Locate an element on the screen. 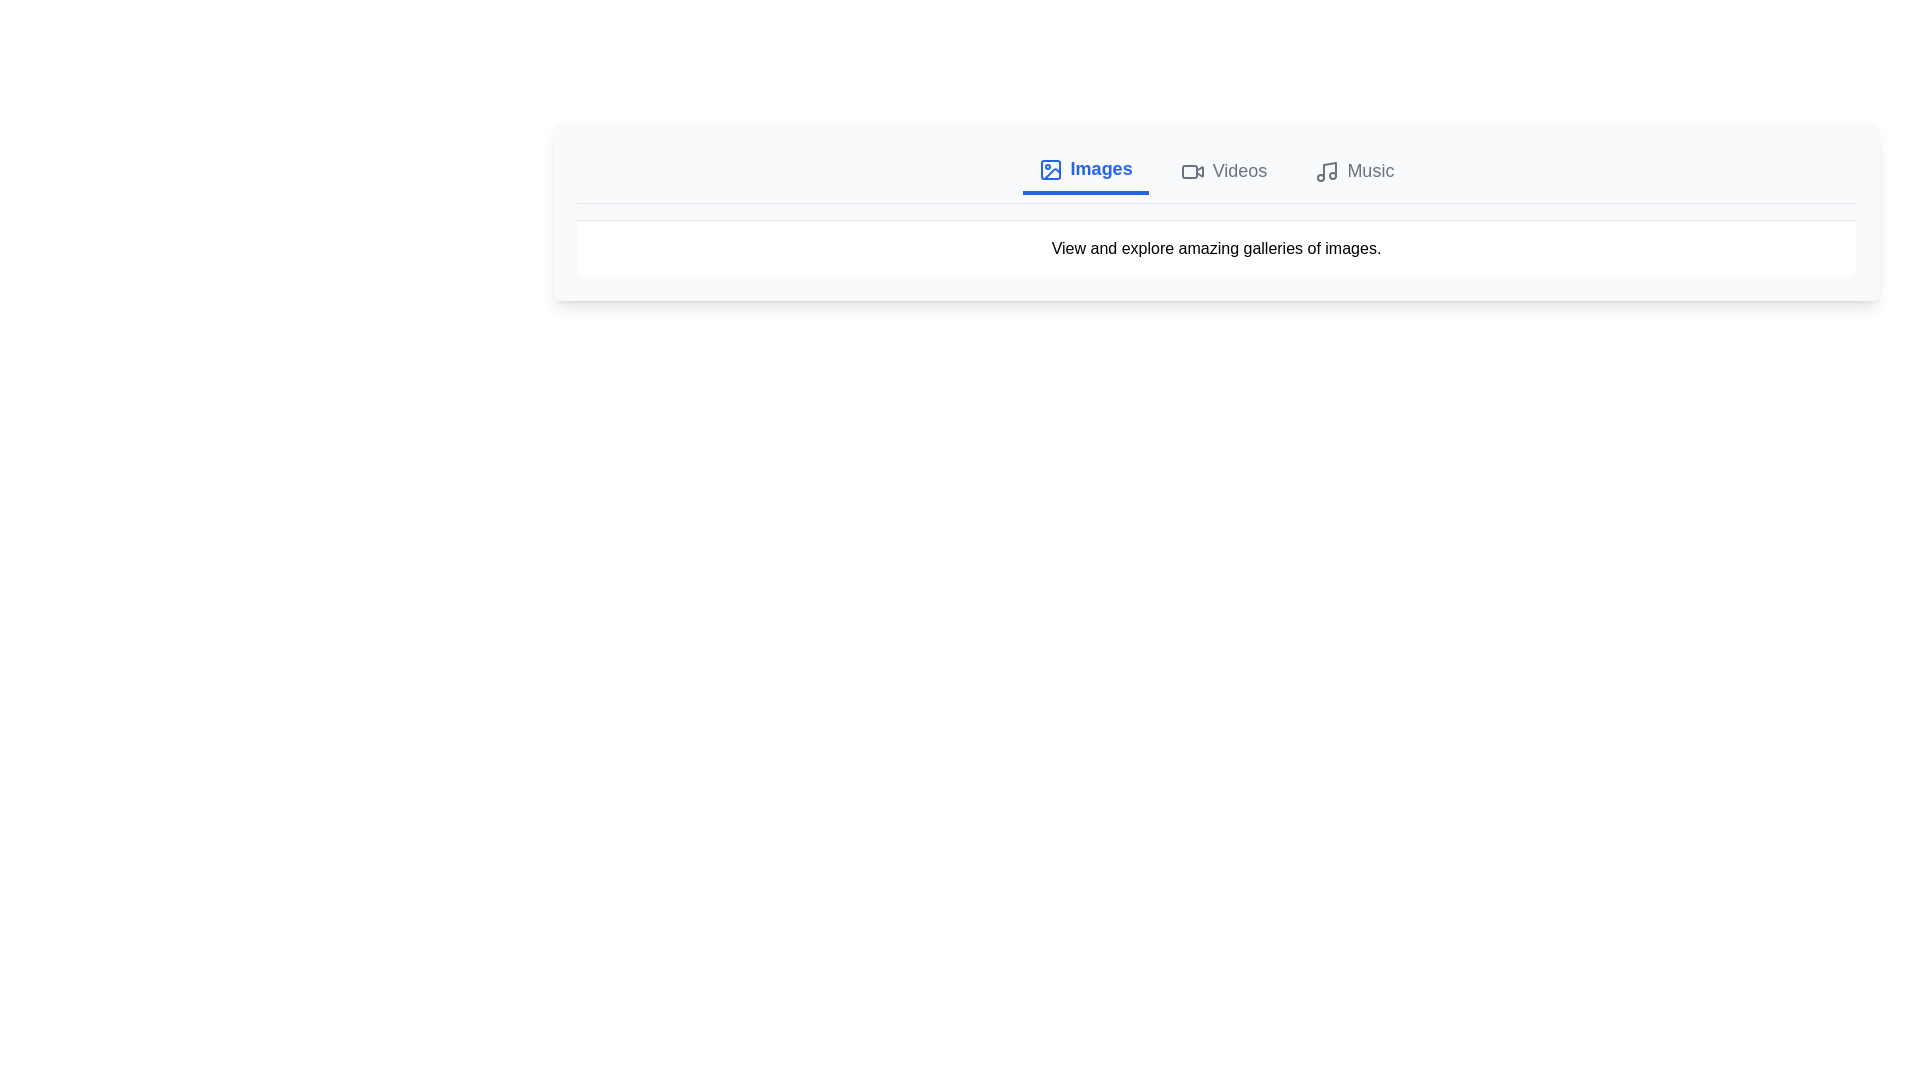  the icon within the 'Images' tab to focus on it is located at coordinates (1049, 169).